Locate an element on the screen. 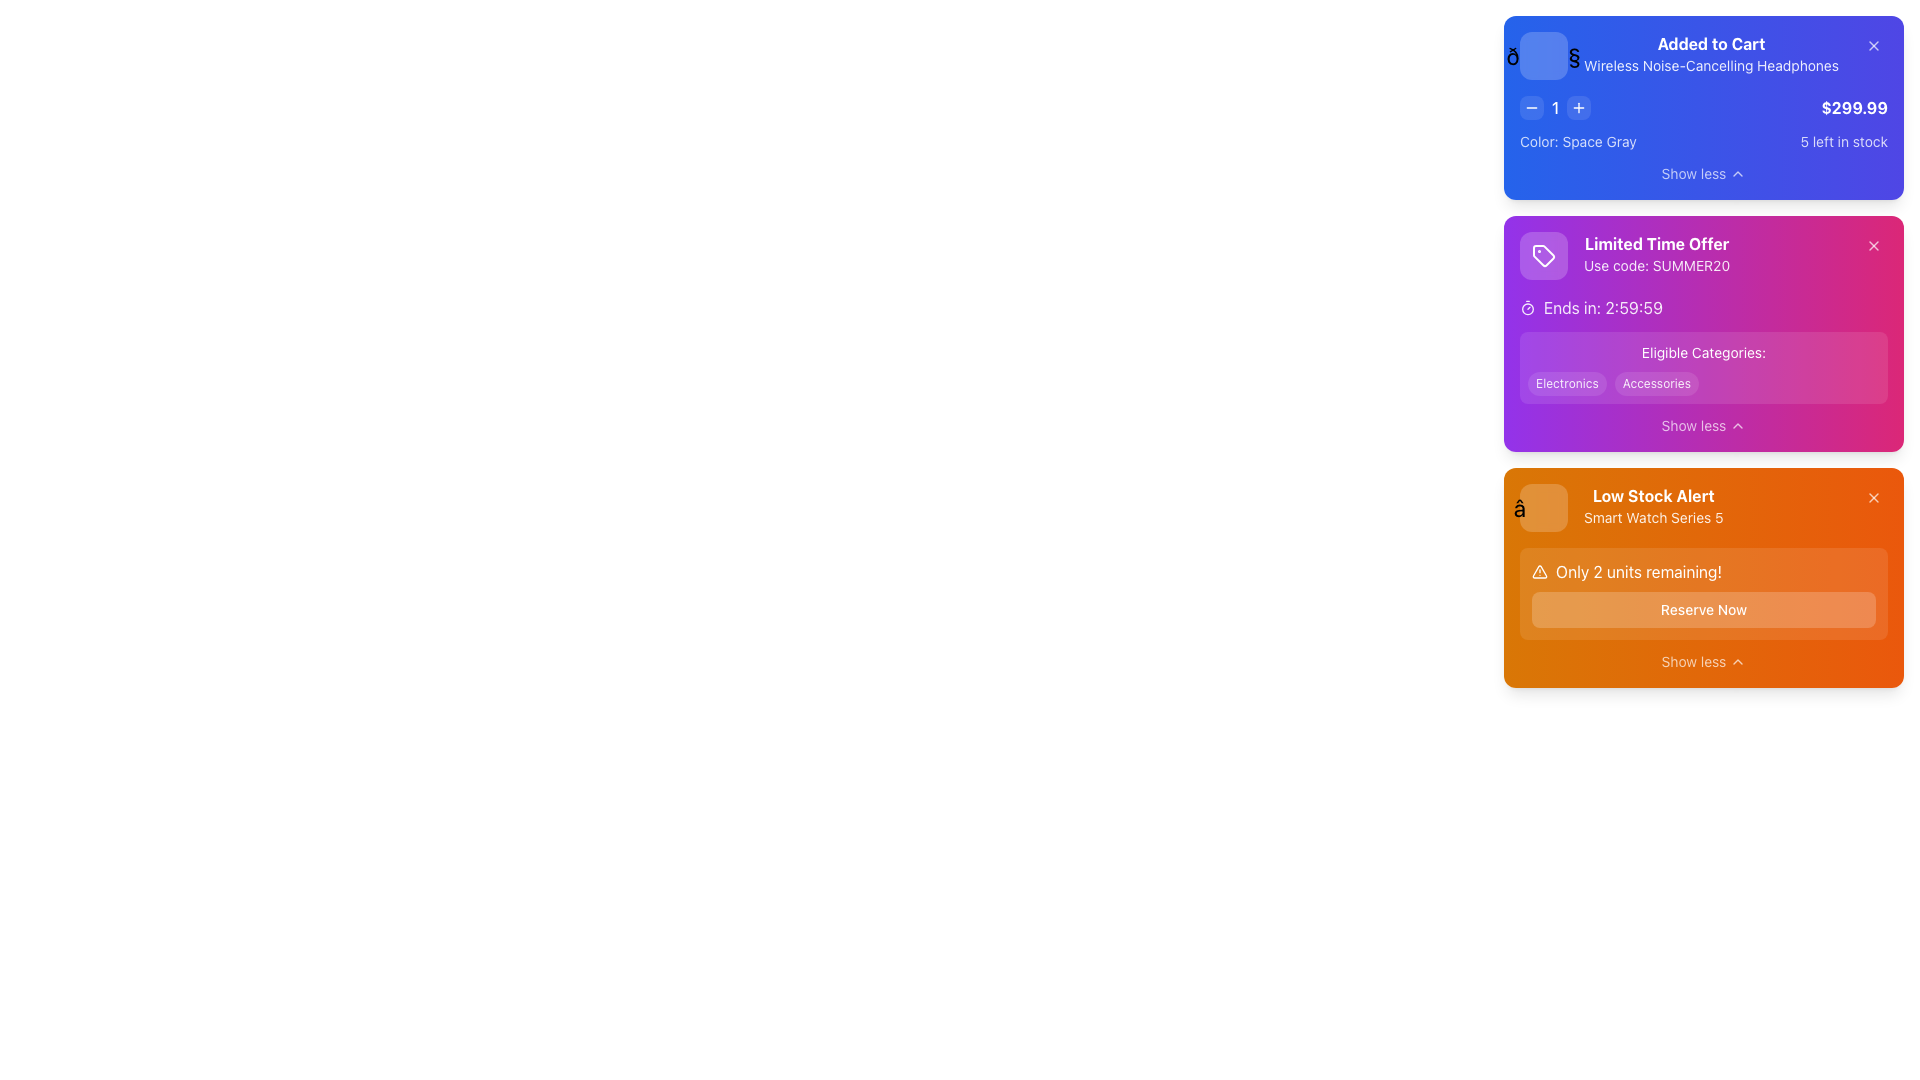  the tag-shaped icon with a small circular center located in the 'Limited Time Offer' card, situated on the left side of the card's header is located at coordinates (1543, 254).